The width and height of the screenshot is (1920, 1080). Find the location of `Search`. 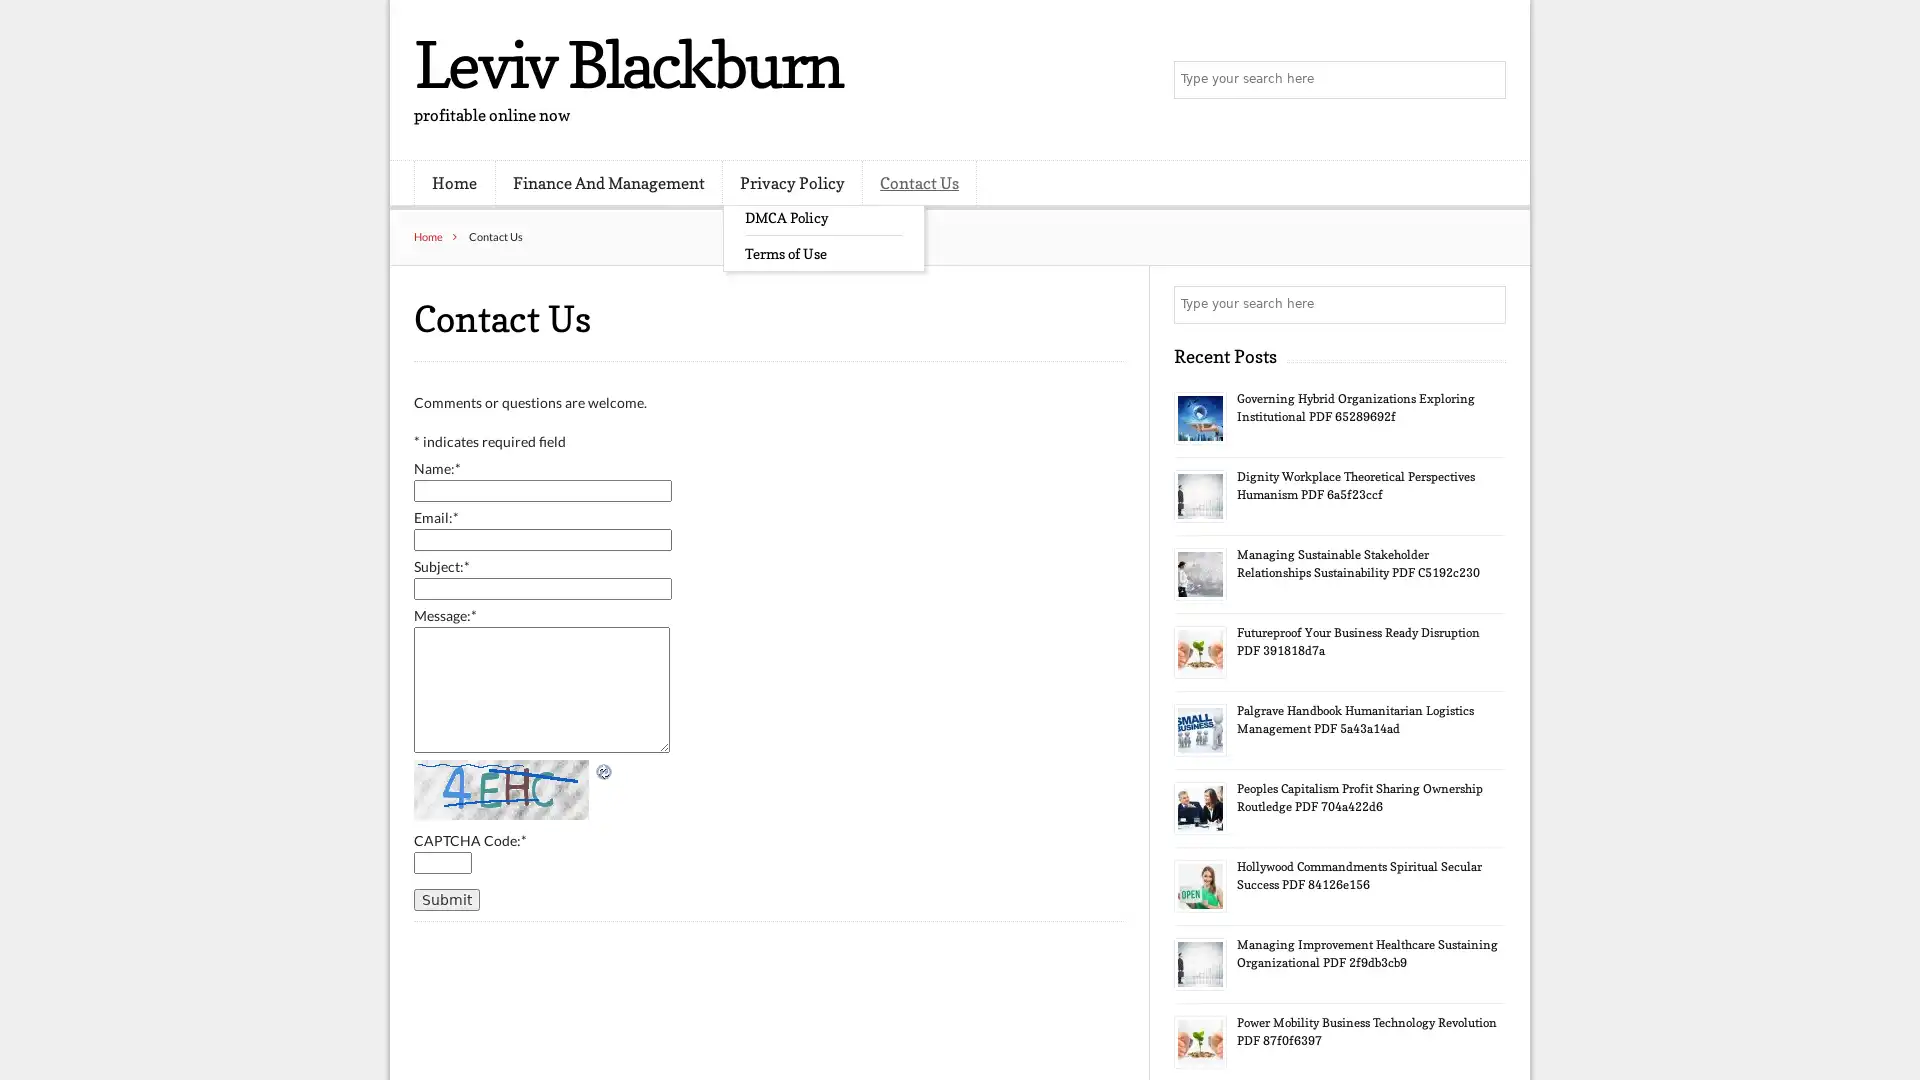

Search is located at coordinates (1485, 304).